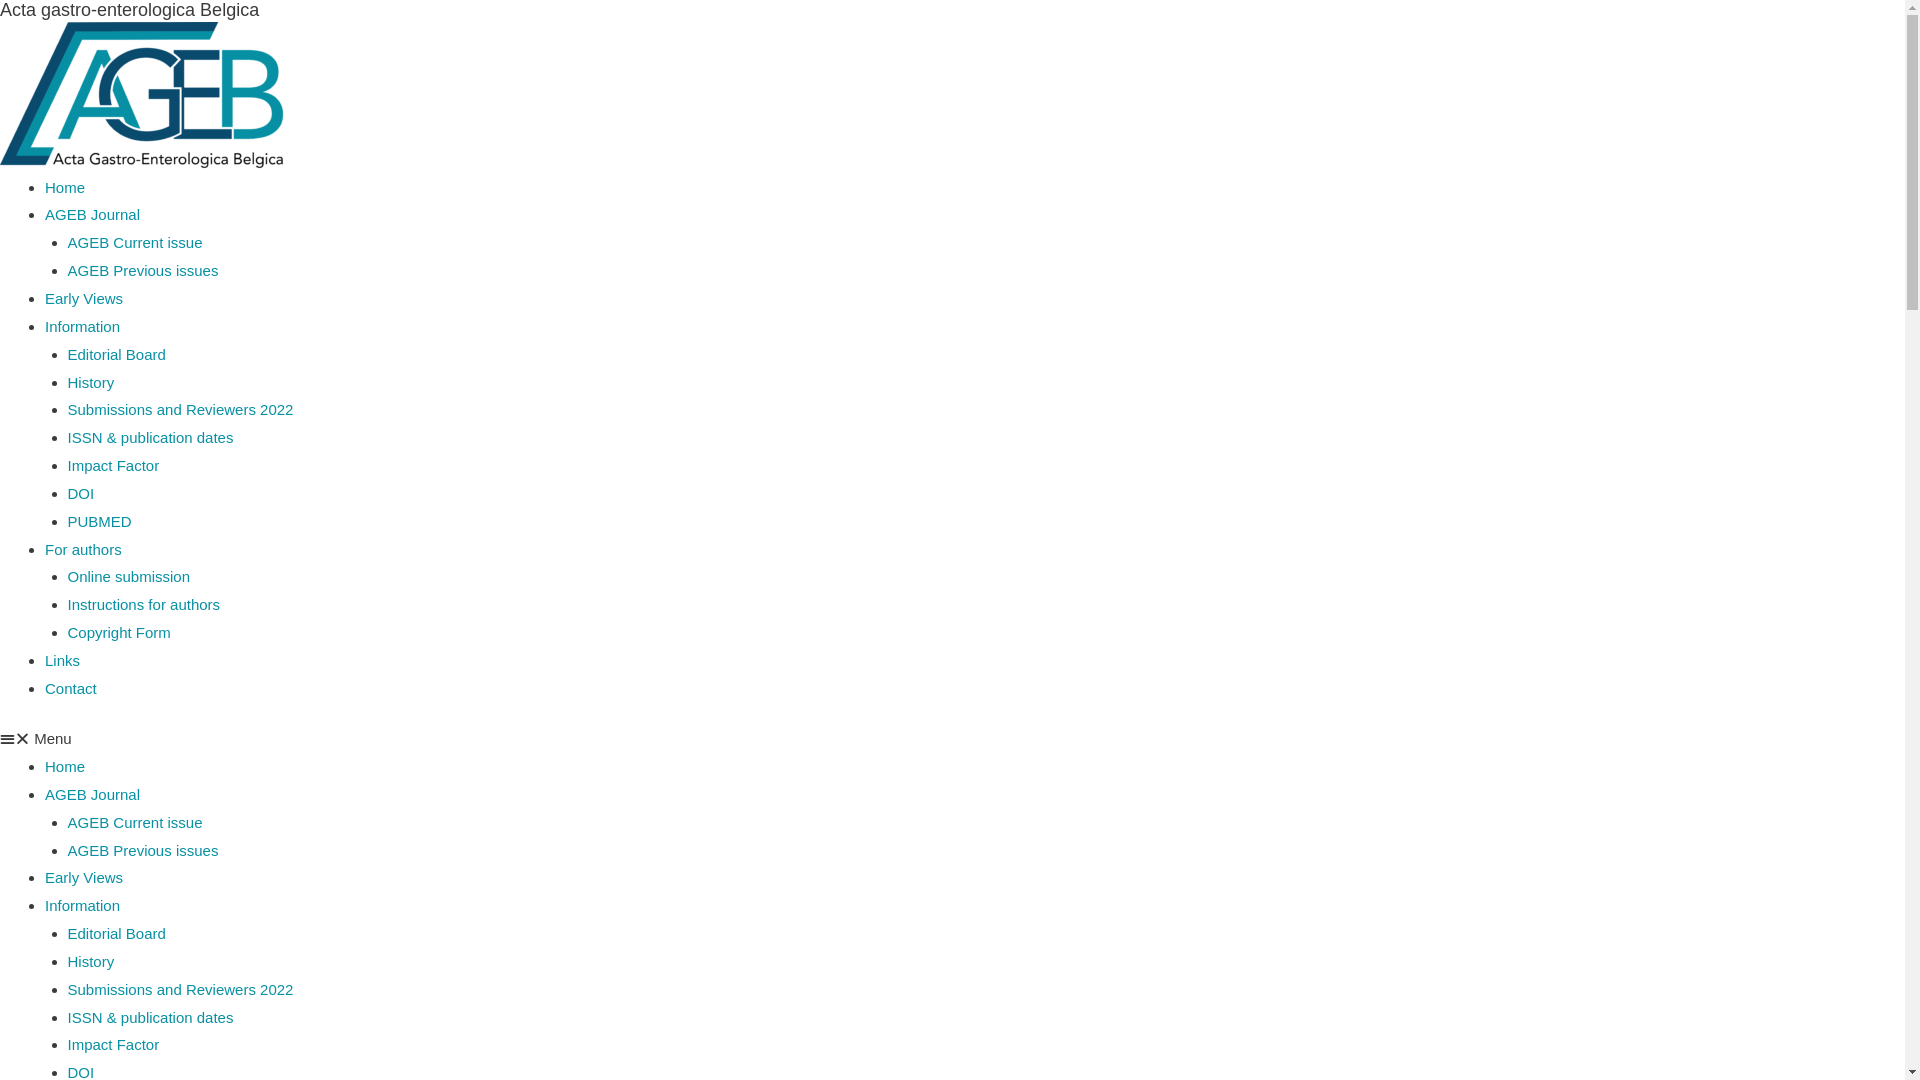 The width and height of the screenshot is (1920, 1080). I want to click on 'Impact Factor', so click(67, 465).